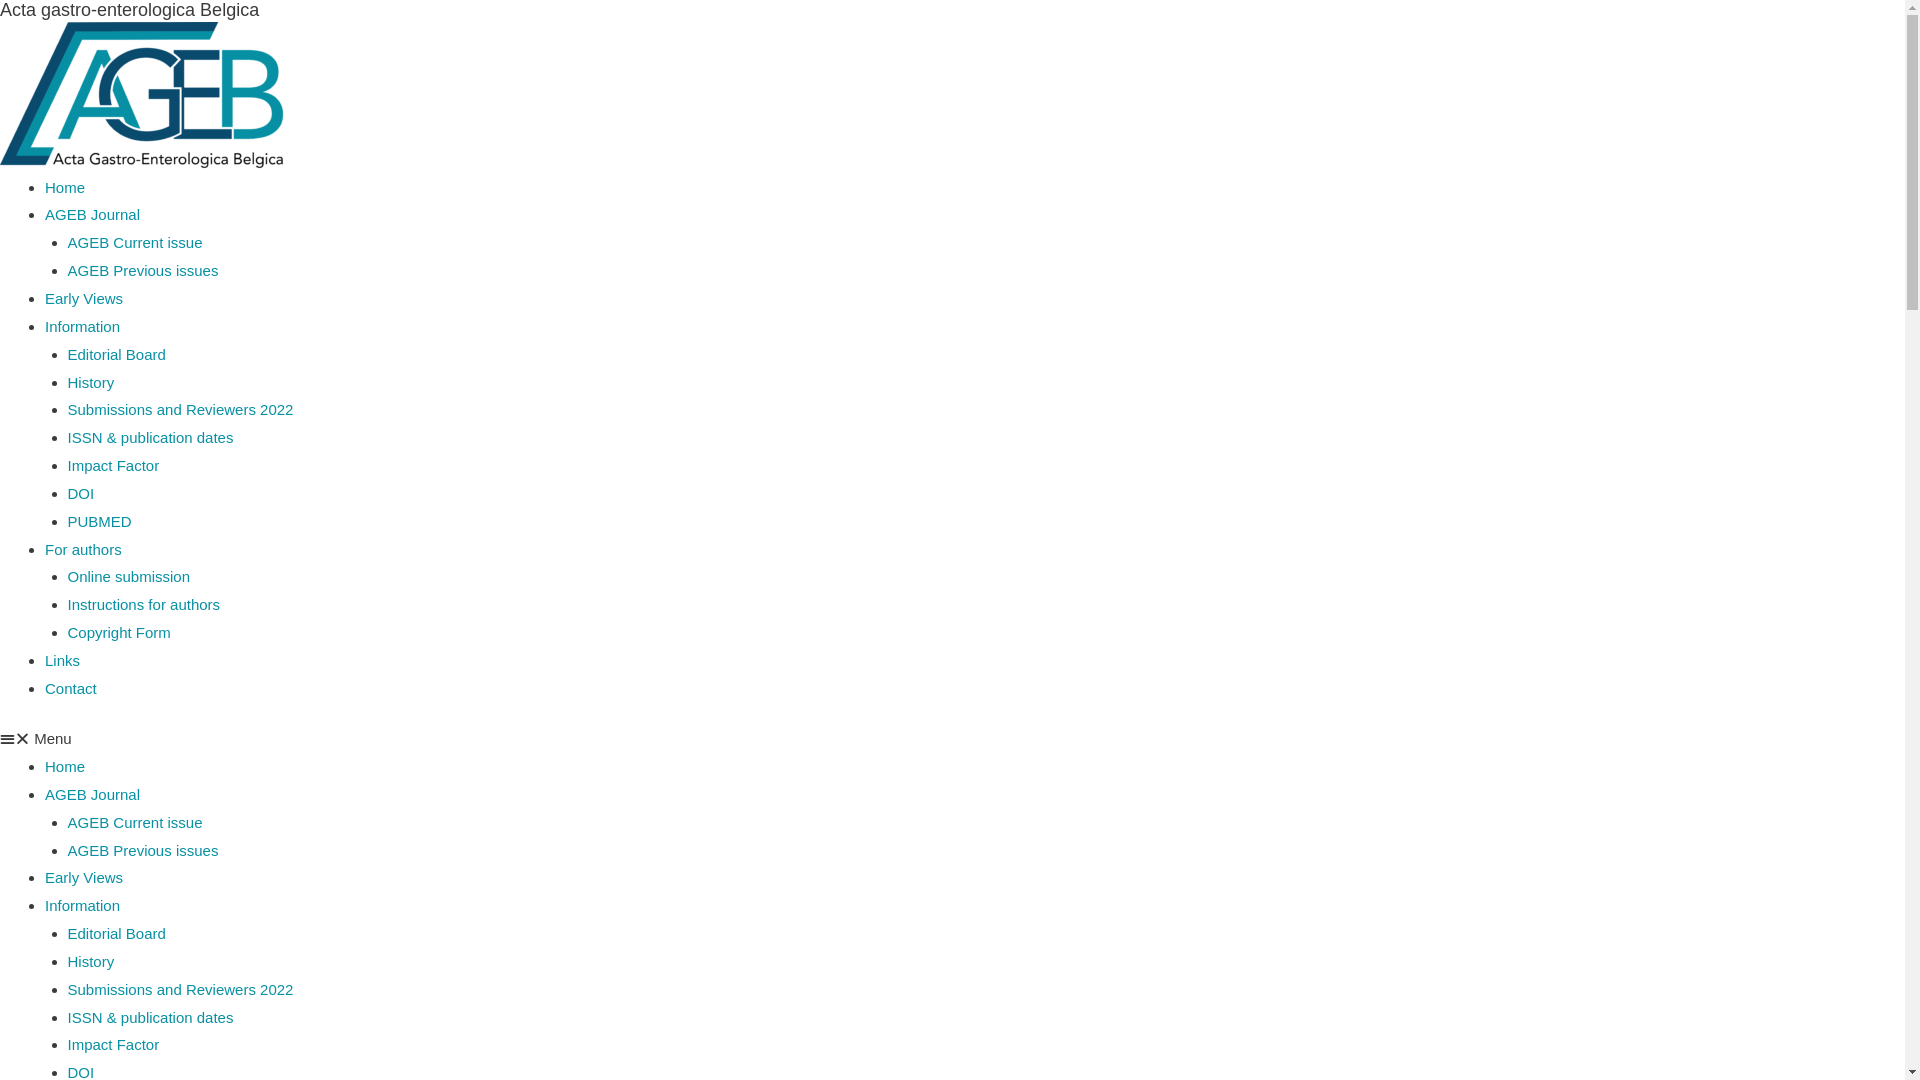 The width and height of the screenshot is (1920, 1080). I want to click on 'Impact Factor', so click(67, 465).